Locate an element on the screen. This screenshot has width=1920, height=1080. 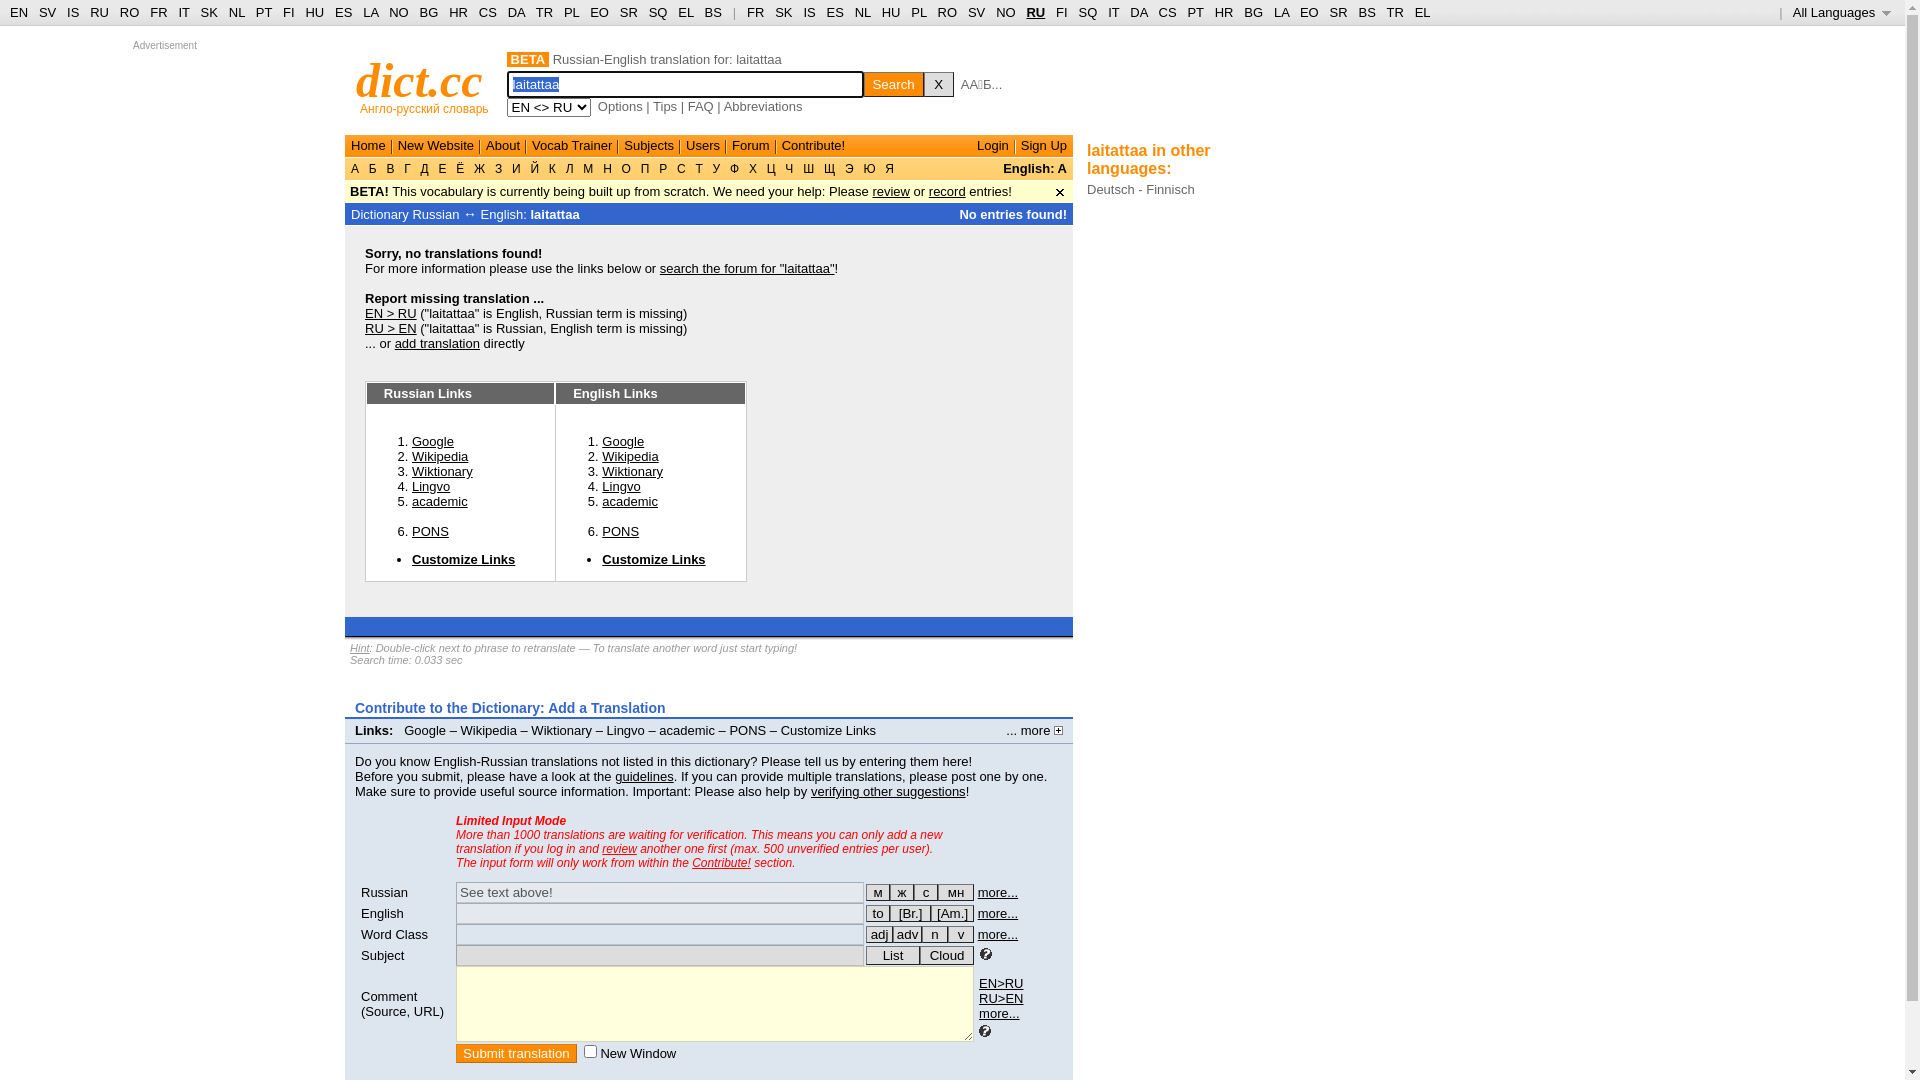
'RU' is located at coordinates (1035, 12).